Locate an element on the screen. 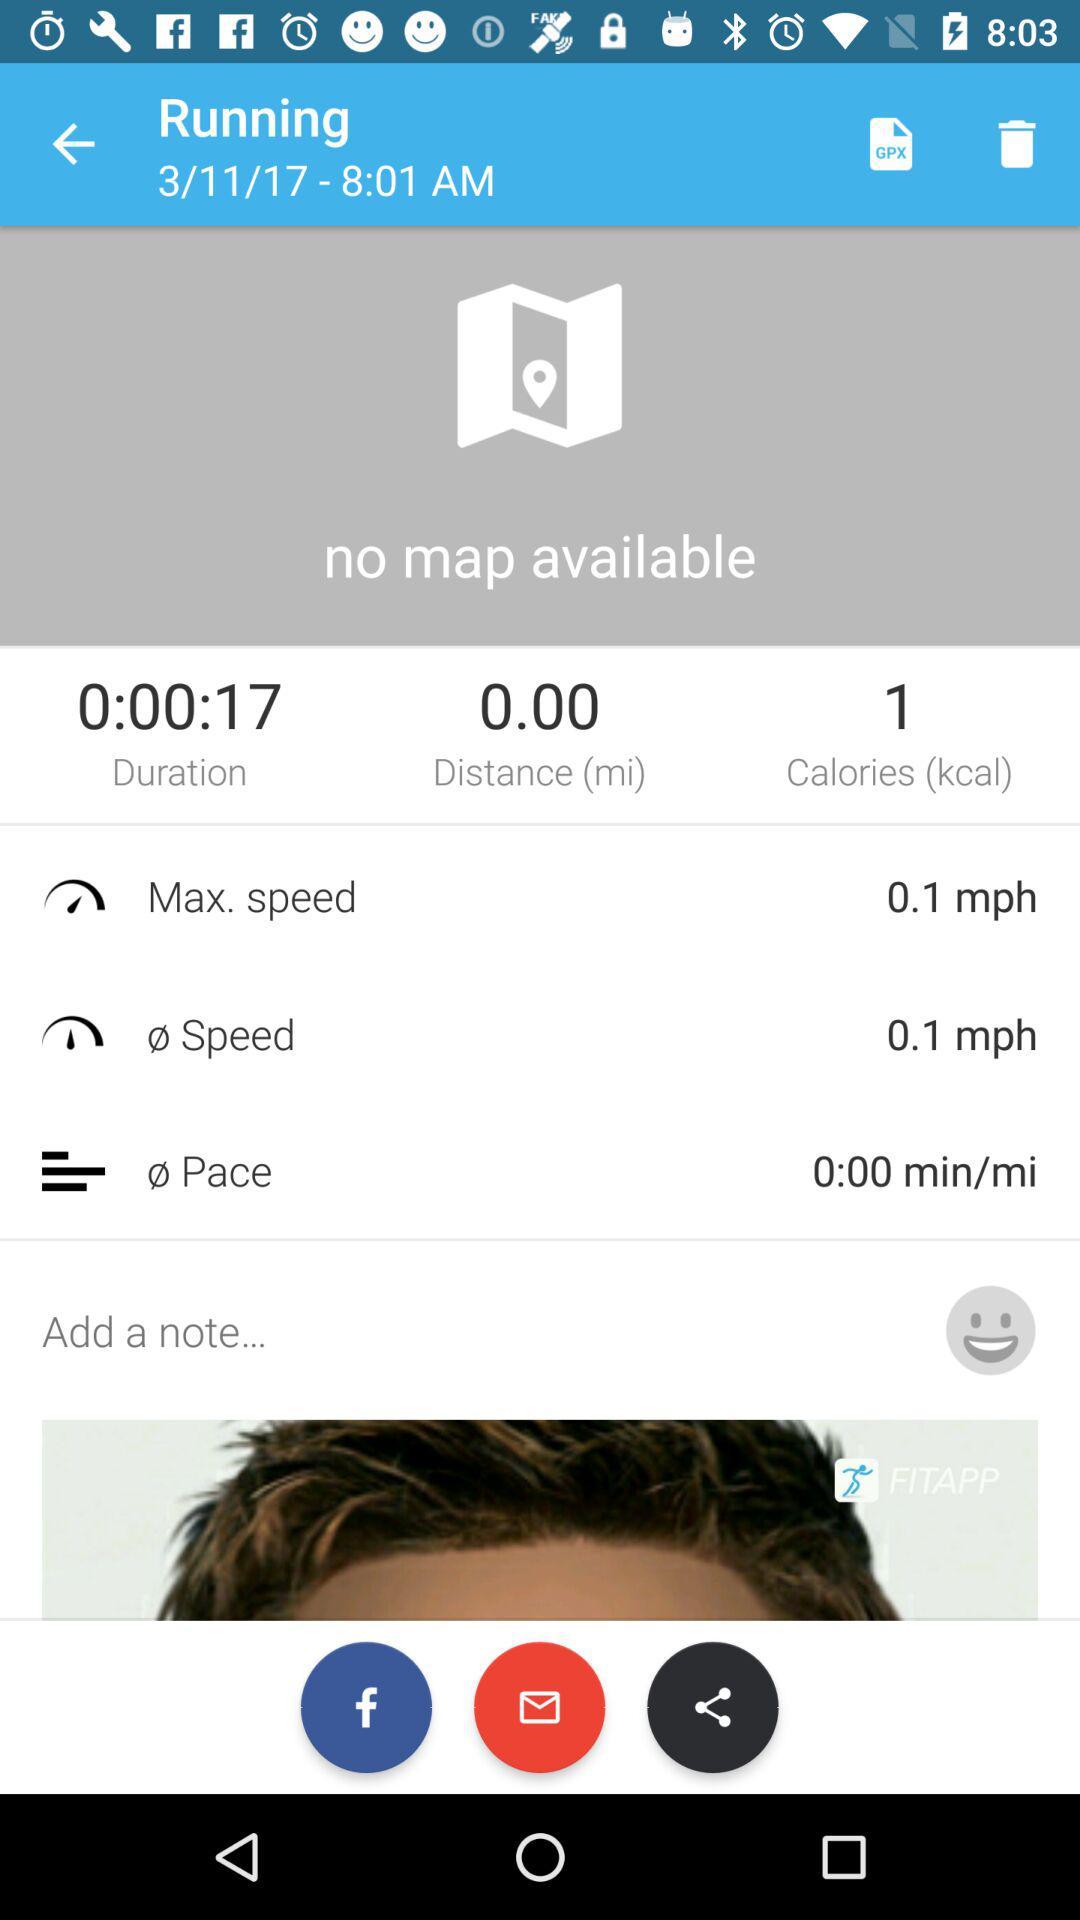  the email icon is located at coordinates (538, 1706).